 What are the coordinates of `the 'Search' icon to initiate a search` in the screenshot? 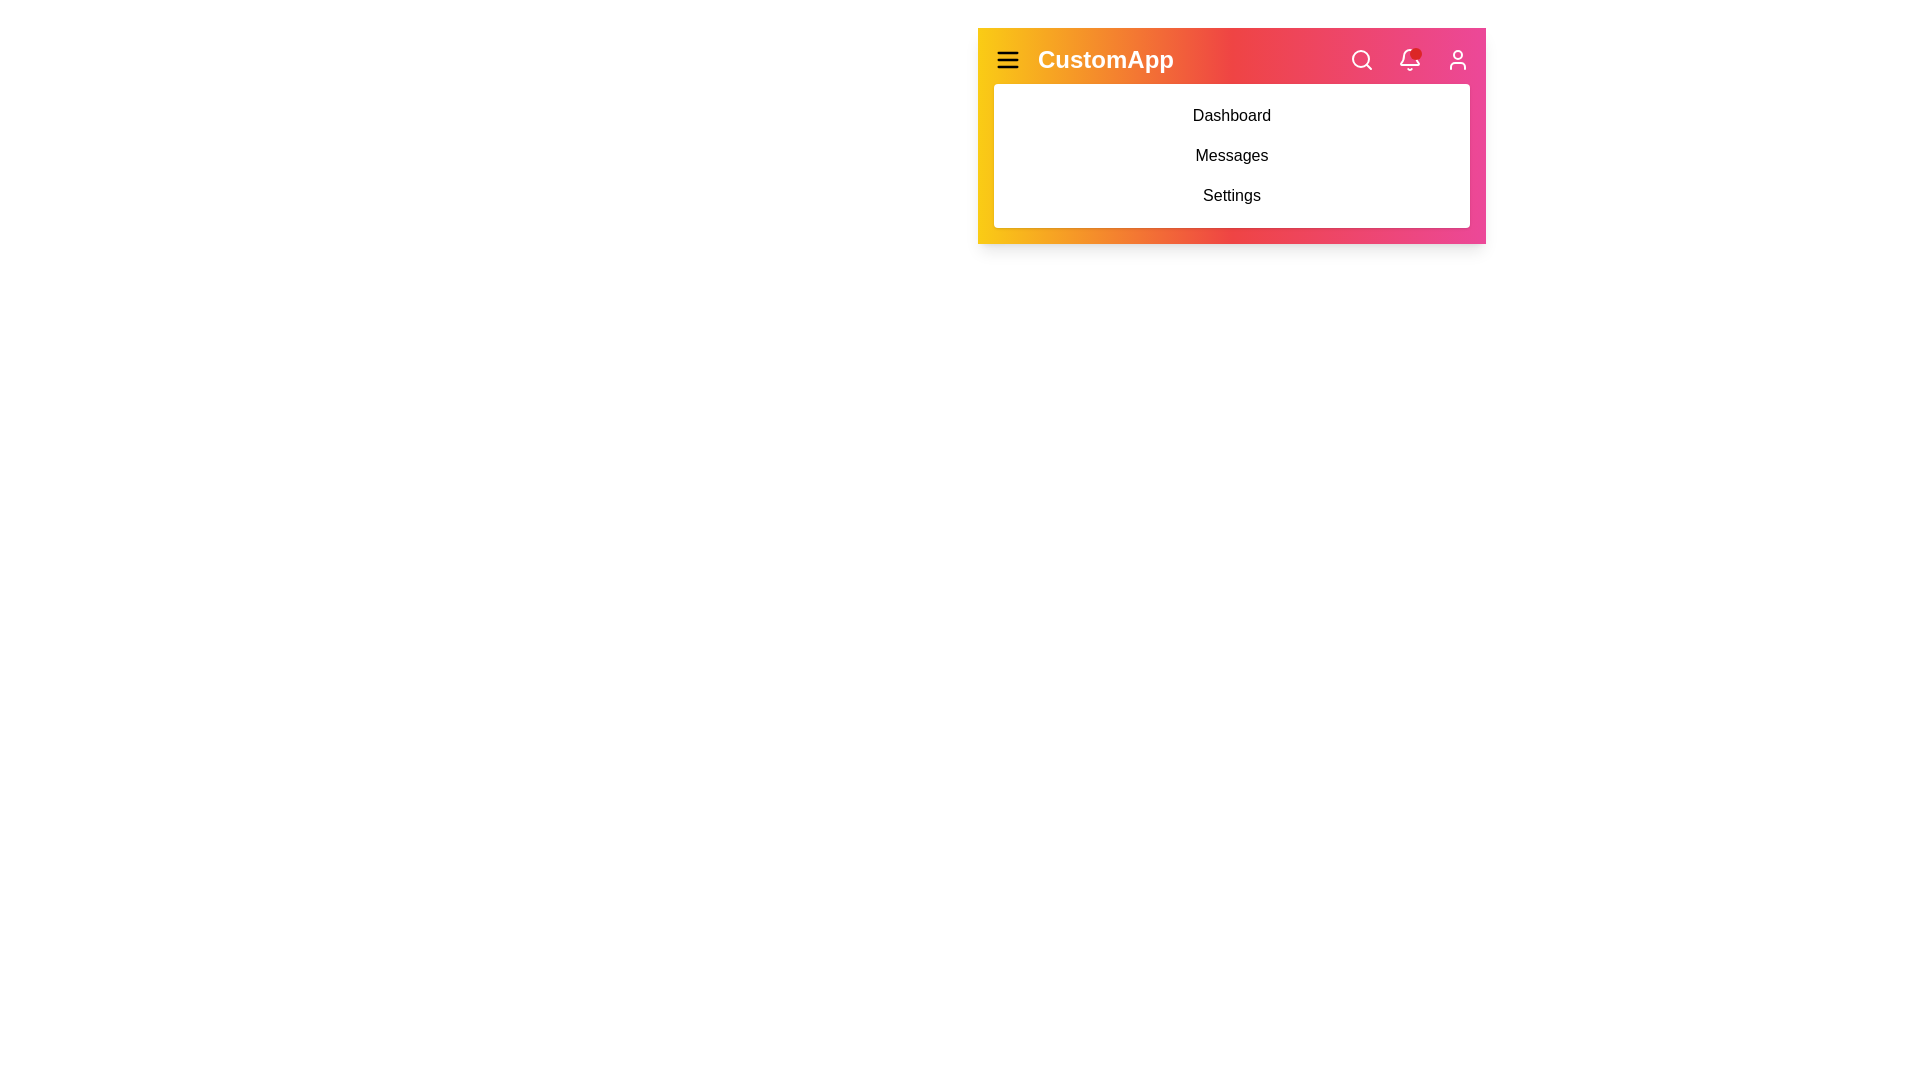 It's located at (1361, 59).